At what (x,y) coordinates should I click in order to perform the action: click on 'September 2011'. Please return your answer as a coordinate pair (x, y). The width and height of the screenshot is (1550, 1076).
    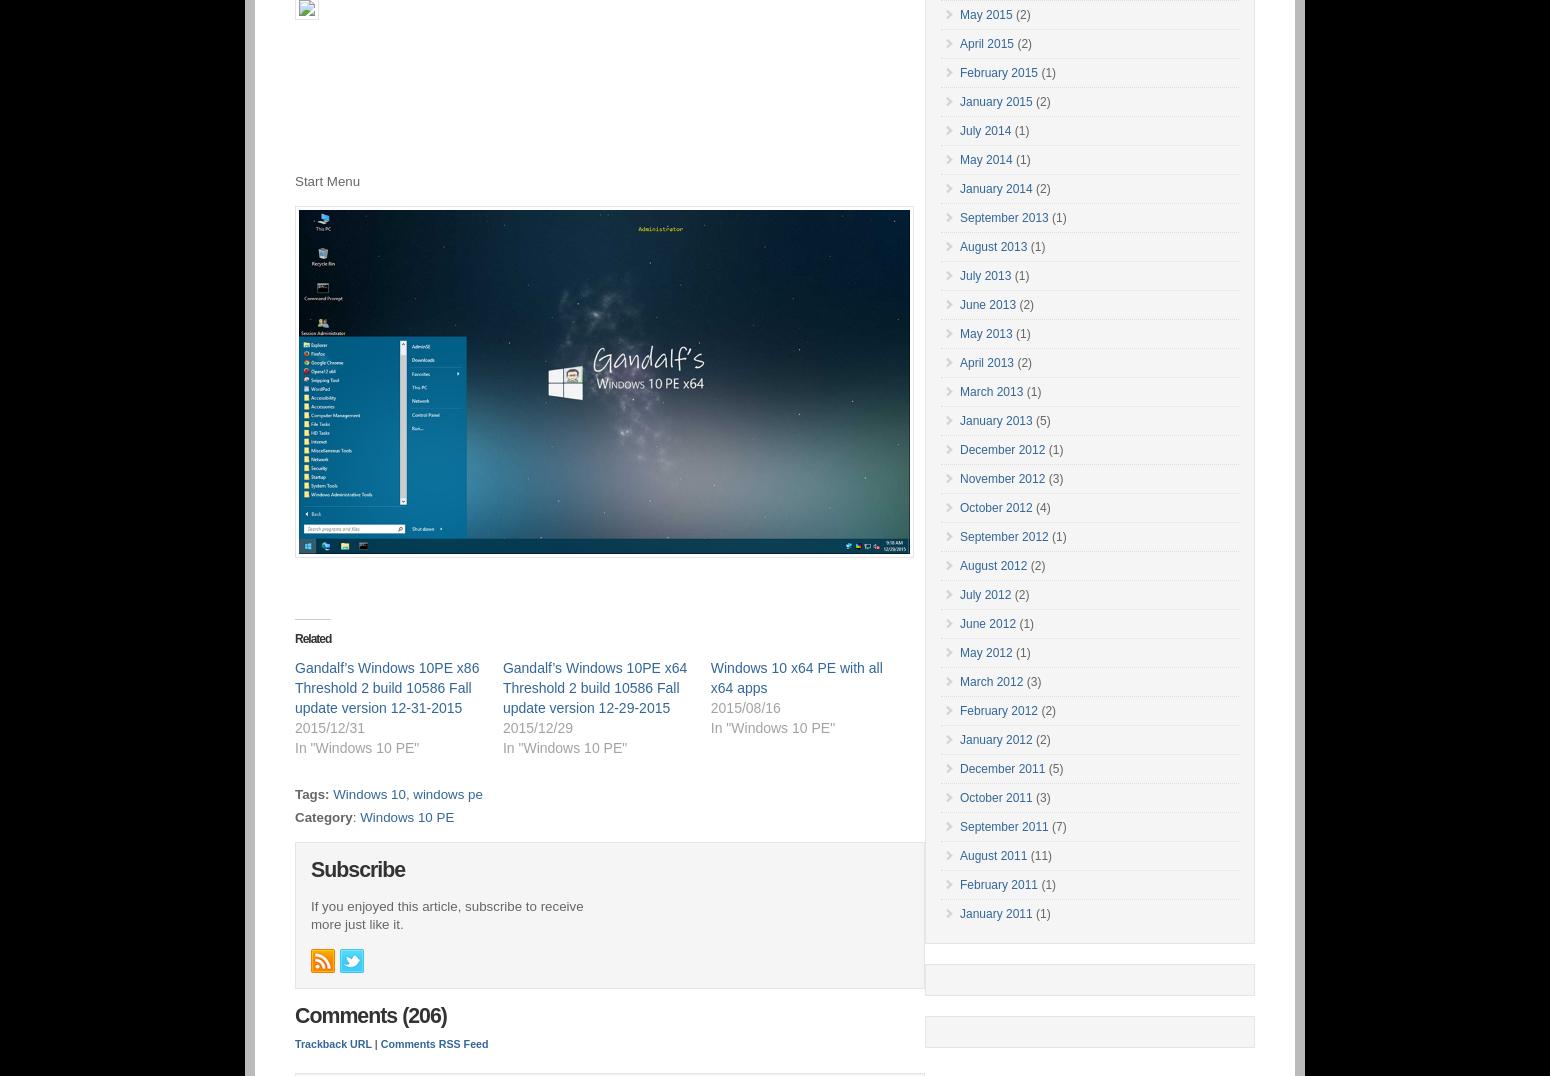
    Looking at the image, I should click on (1002, 826).